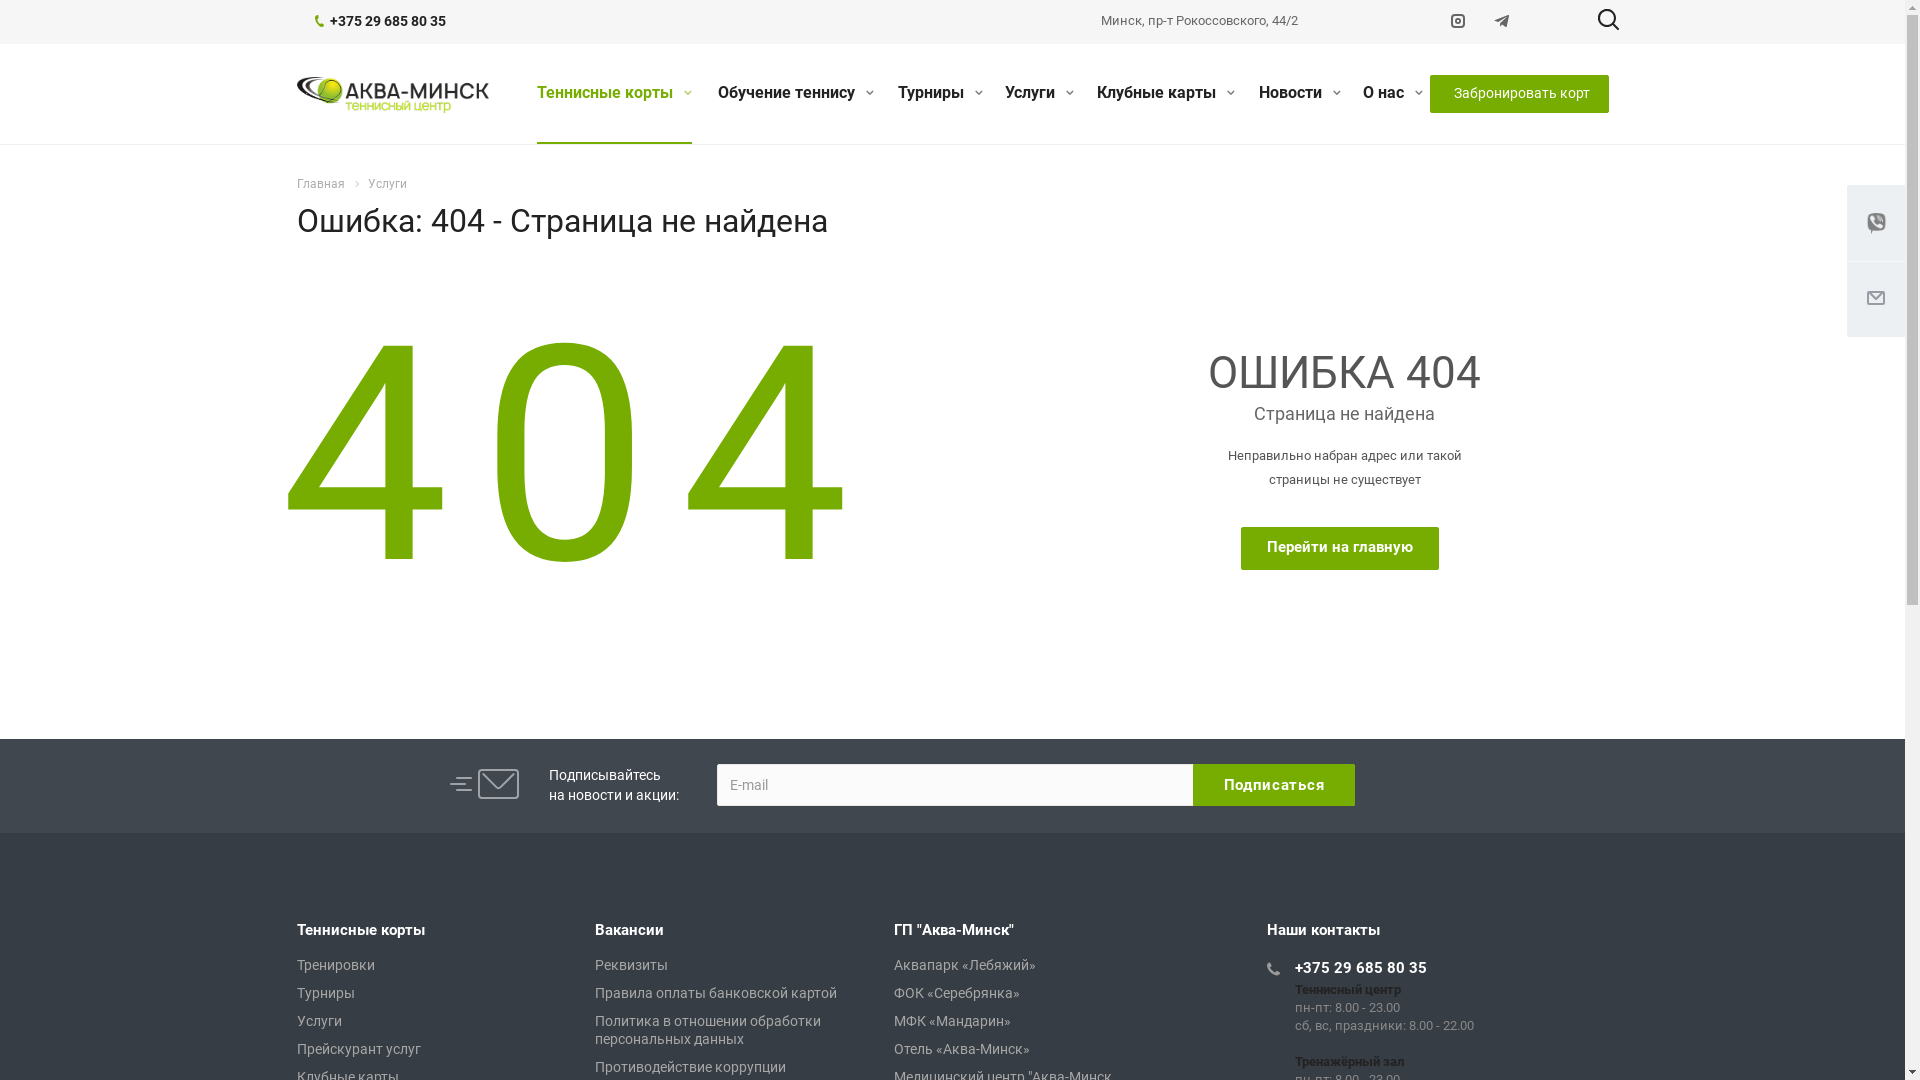 The image size is (1920, 1080). I want to click on '+375 29 685 80 35', so click(1360, 967).